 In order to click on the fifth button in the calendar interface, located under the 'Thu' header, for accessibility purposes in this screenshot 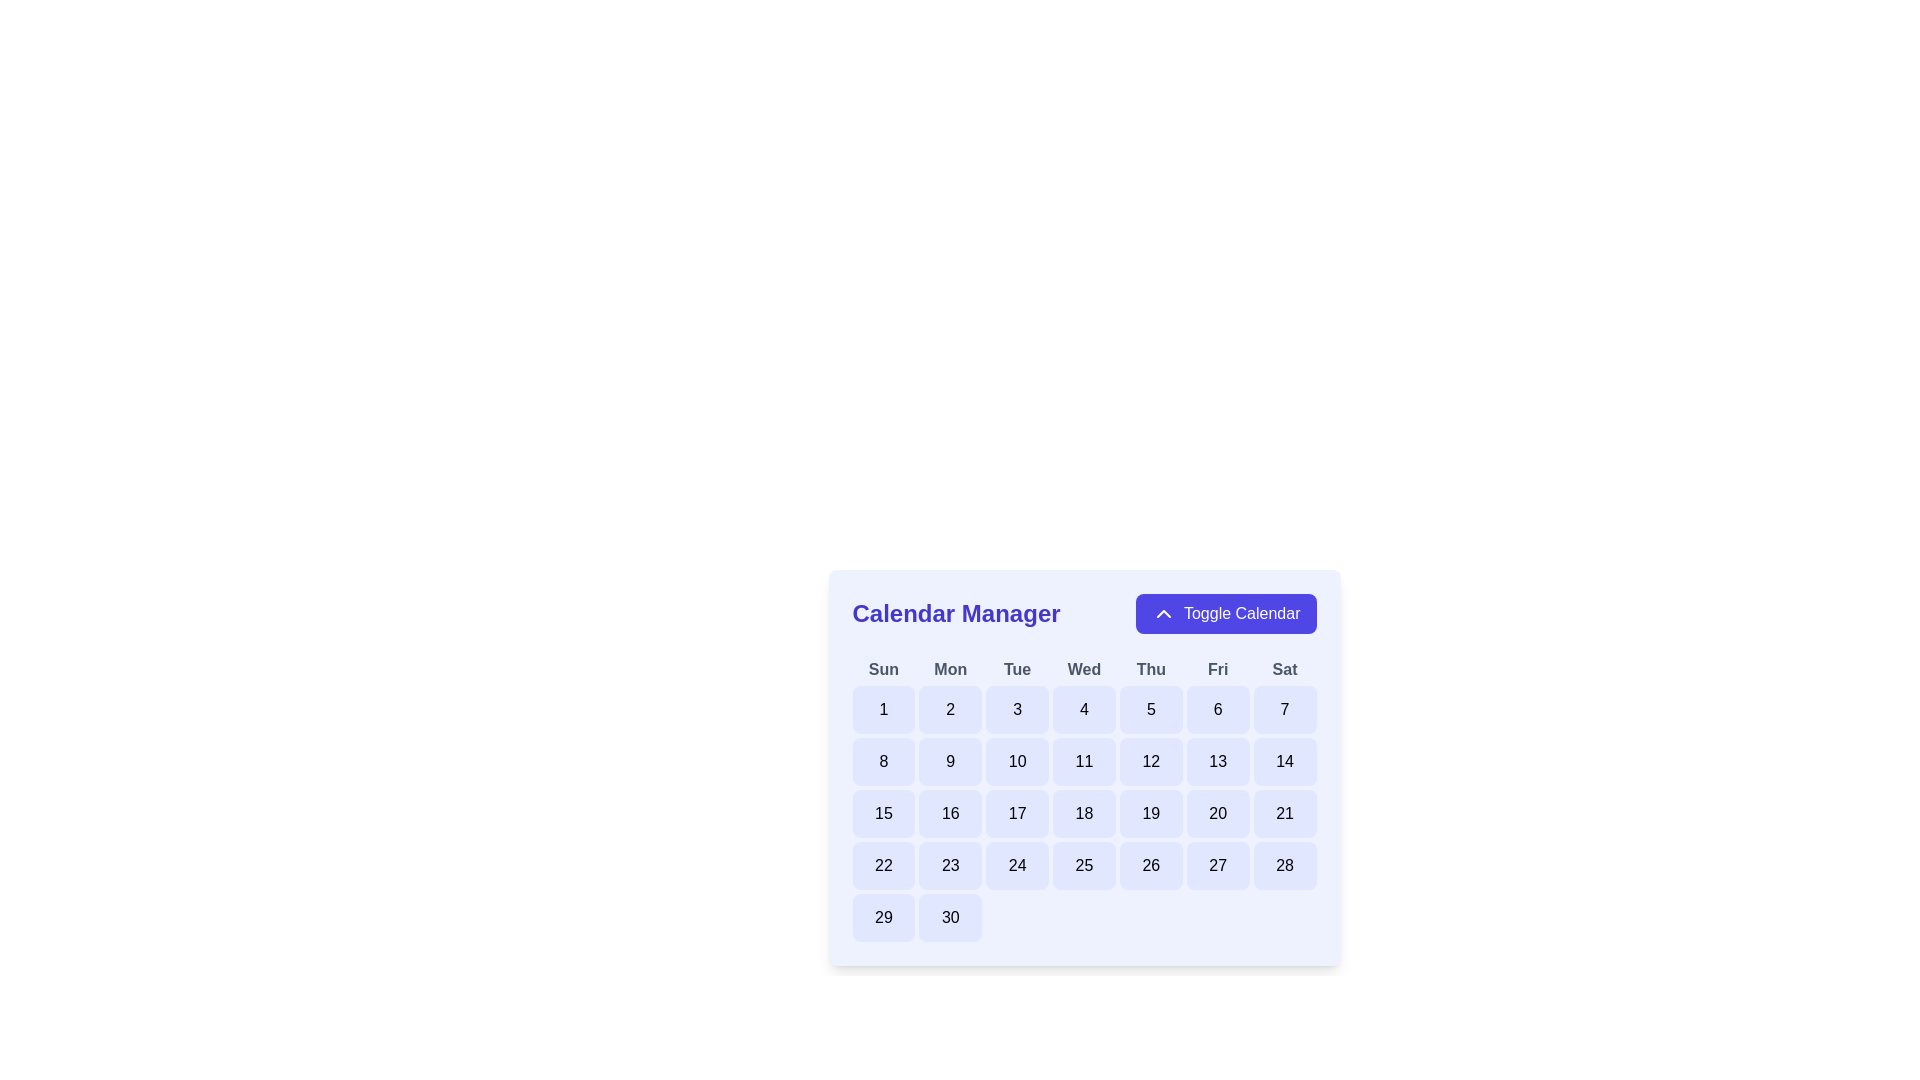, I will do `click(1151, 708)`.